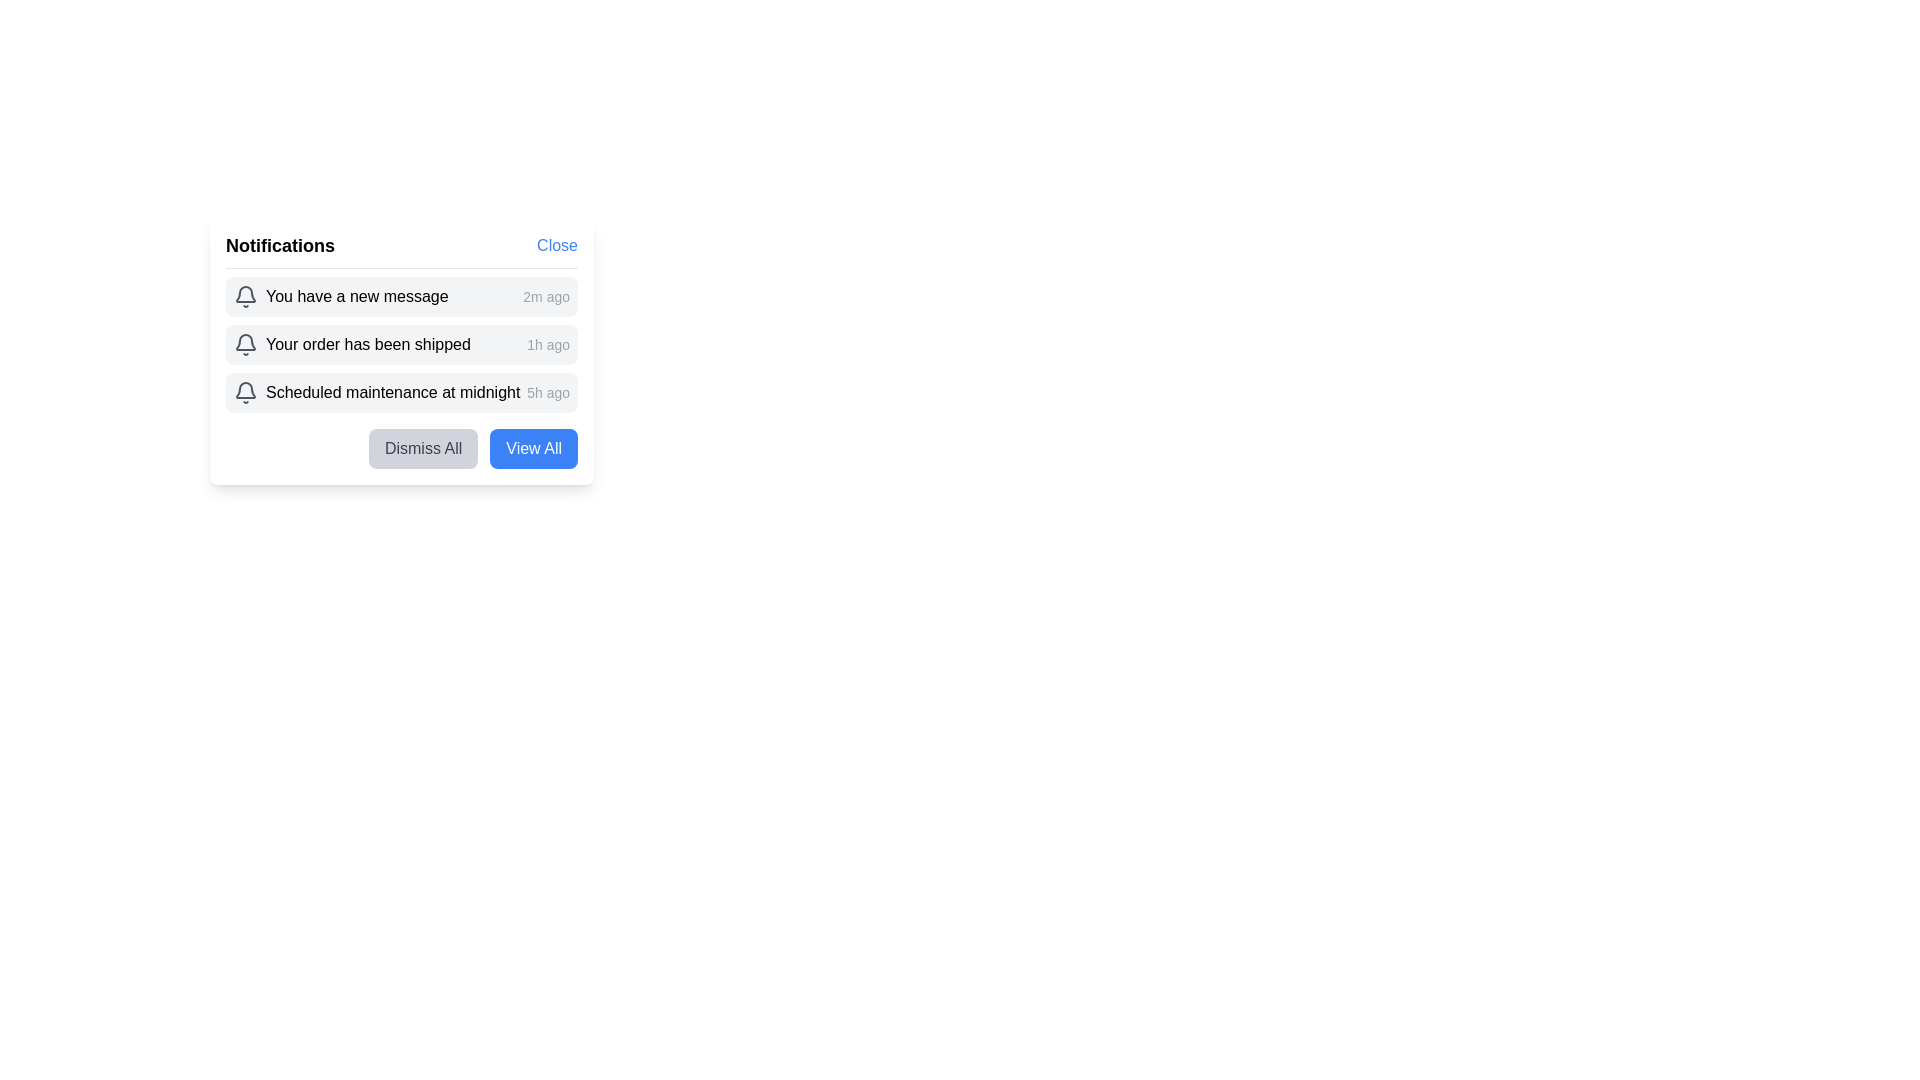 The height and width of the screenshot is (1080, 1920). I want to click on a notification item in the Notifications panel, so click(401, 343).